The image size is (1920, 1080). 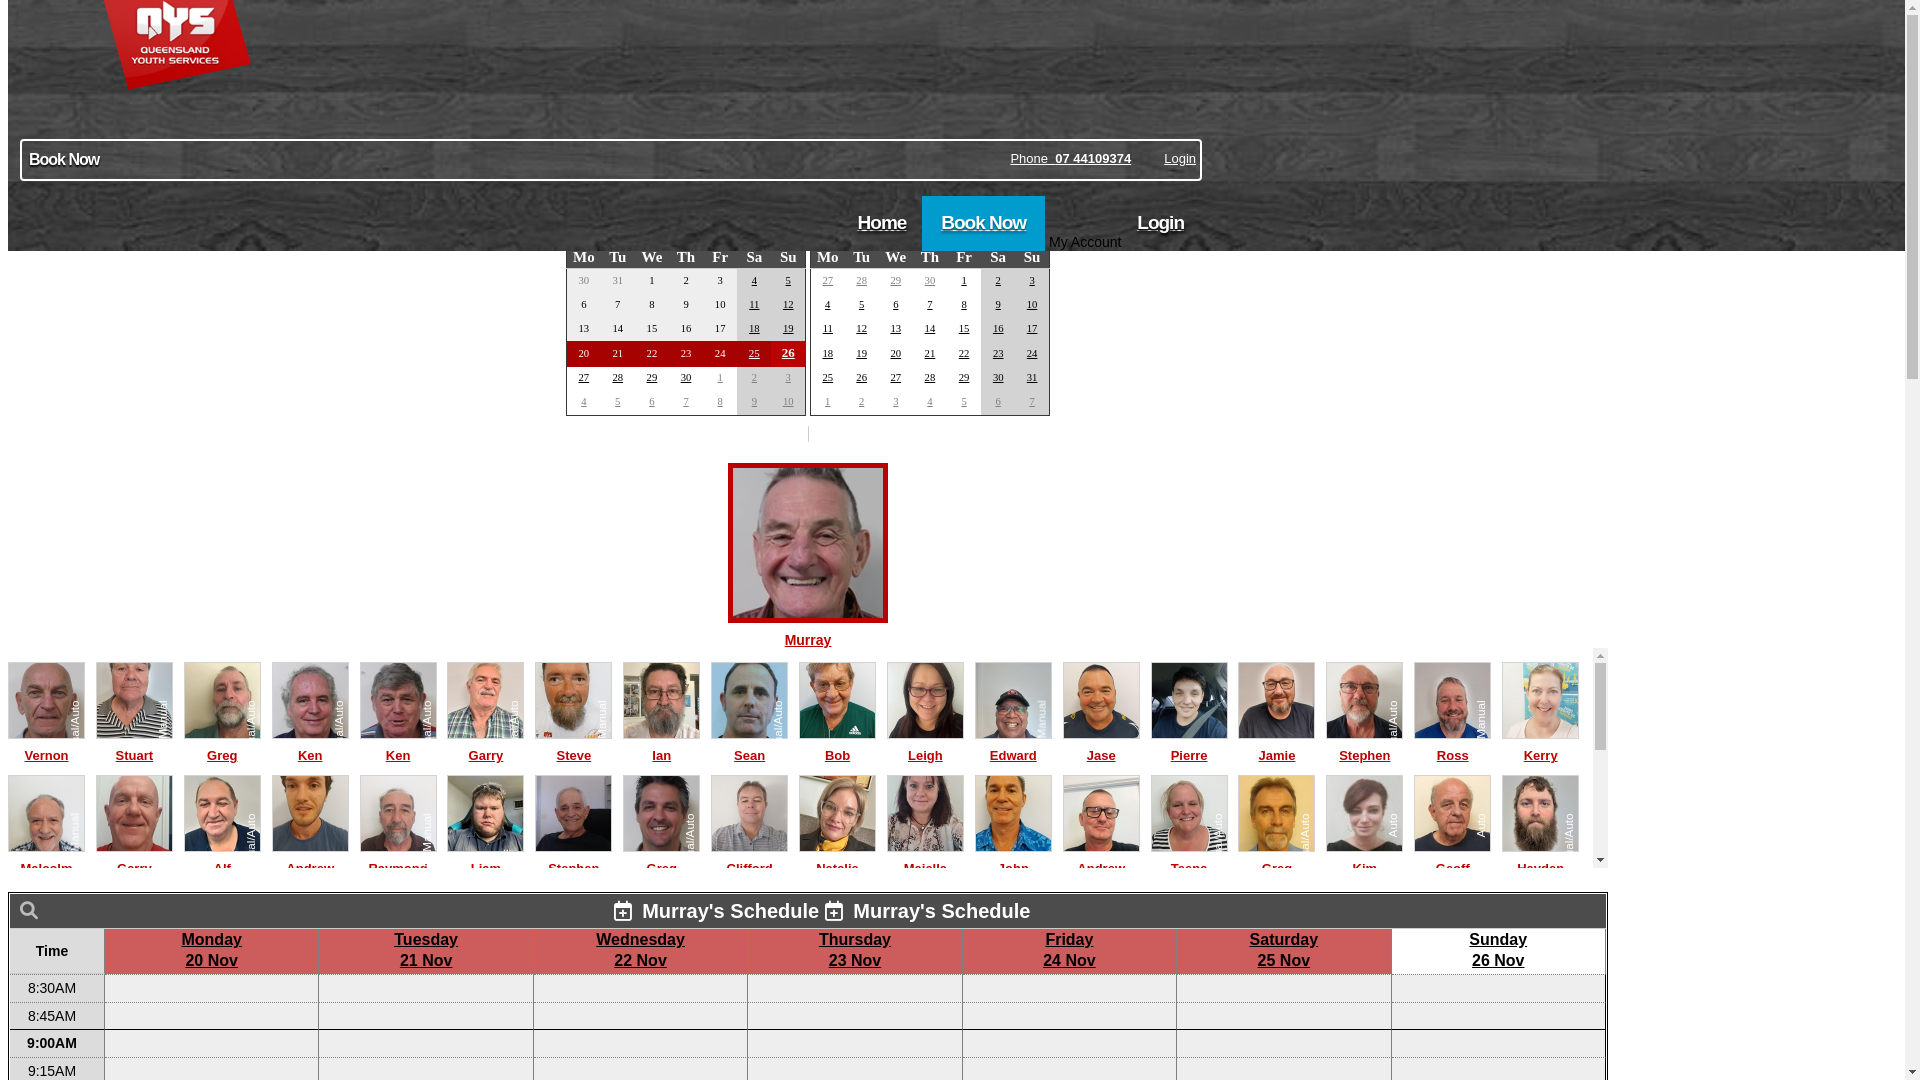 What do you see at coordinates (1325, 745) in the screenshot?
I see `'Stephen` at bounding box center [1325, 745].